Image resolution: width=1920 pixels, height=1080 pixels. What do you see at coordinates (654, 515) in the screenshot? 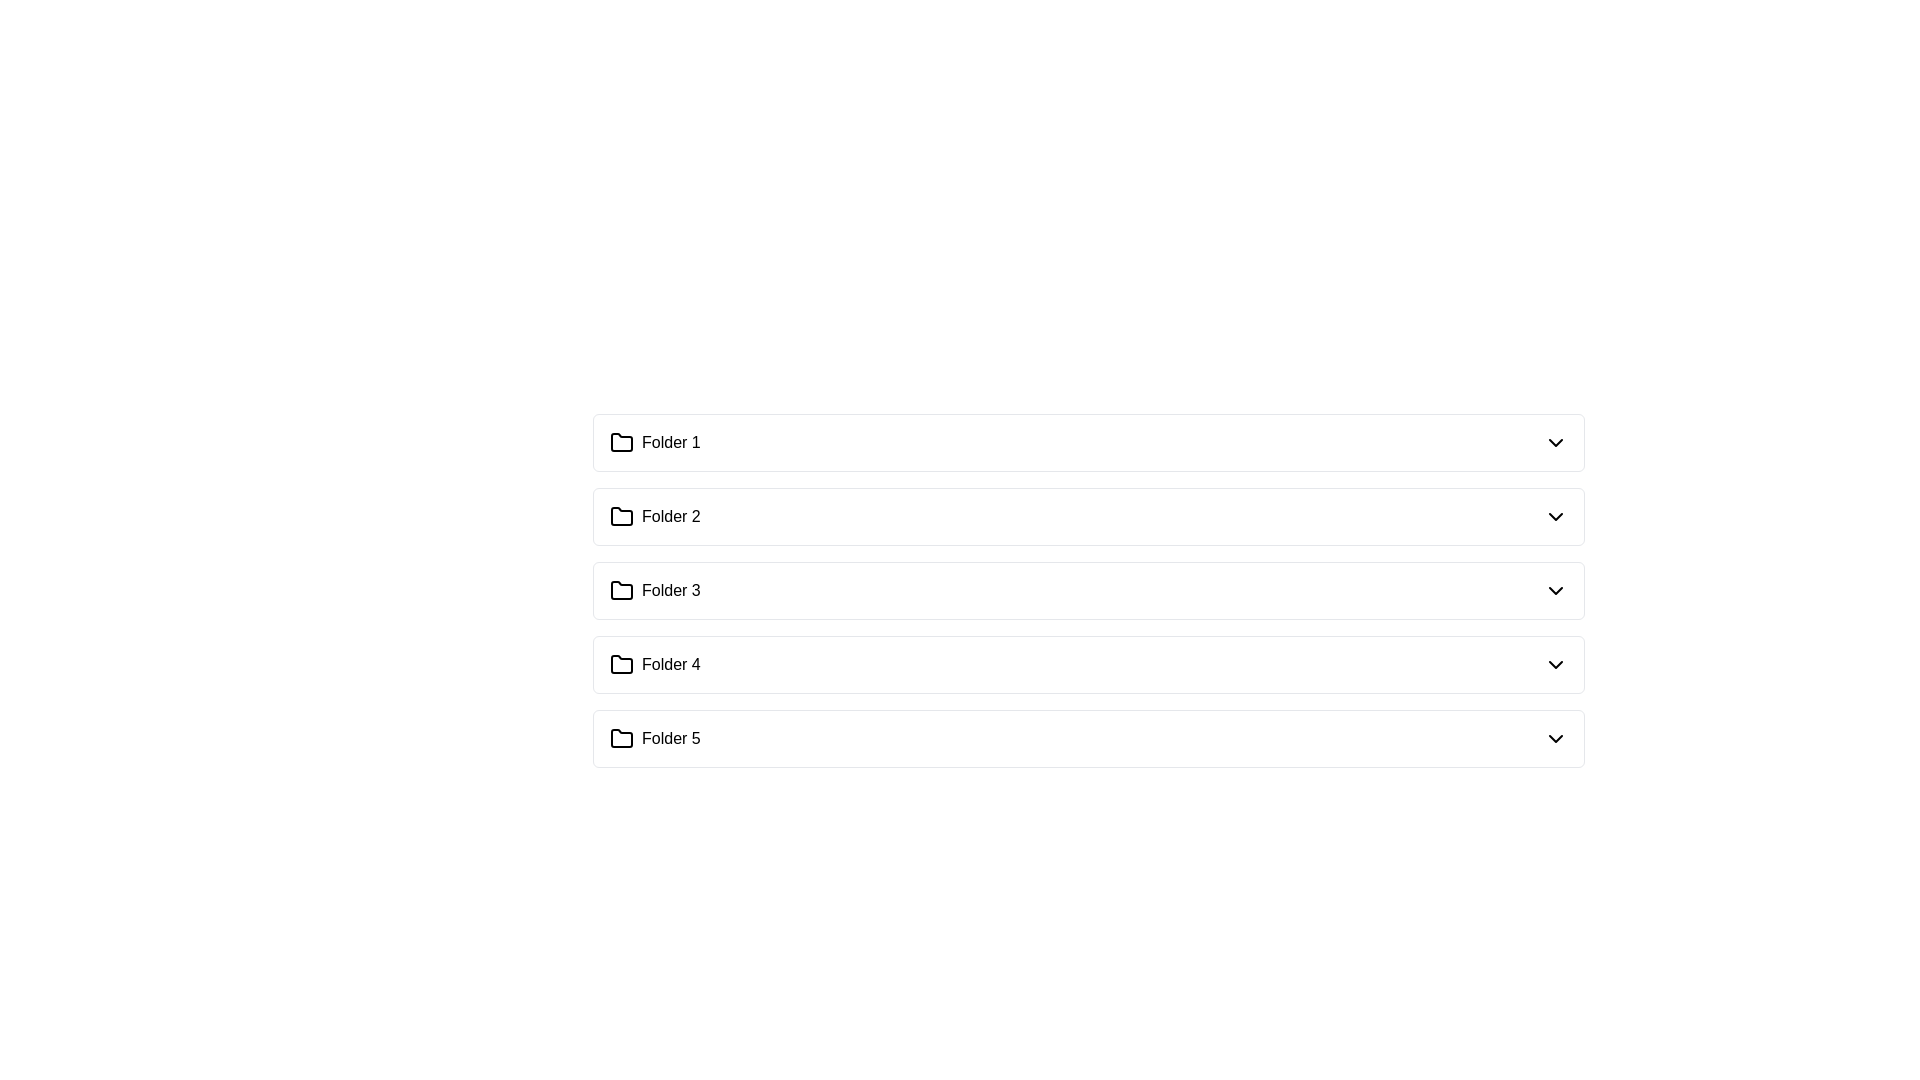
I see `the 'Folder 2' label with an icon resembling a folder` at bounding box center [654, 515].